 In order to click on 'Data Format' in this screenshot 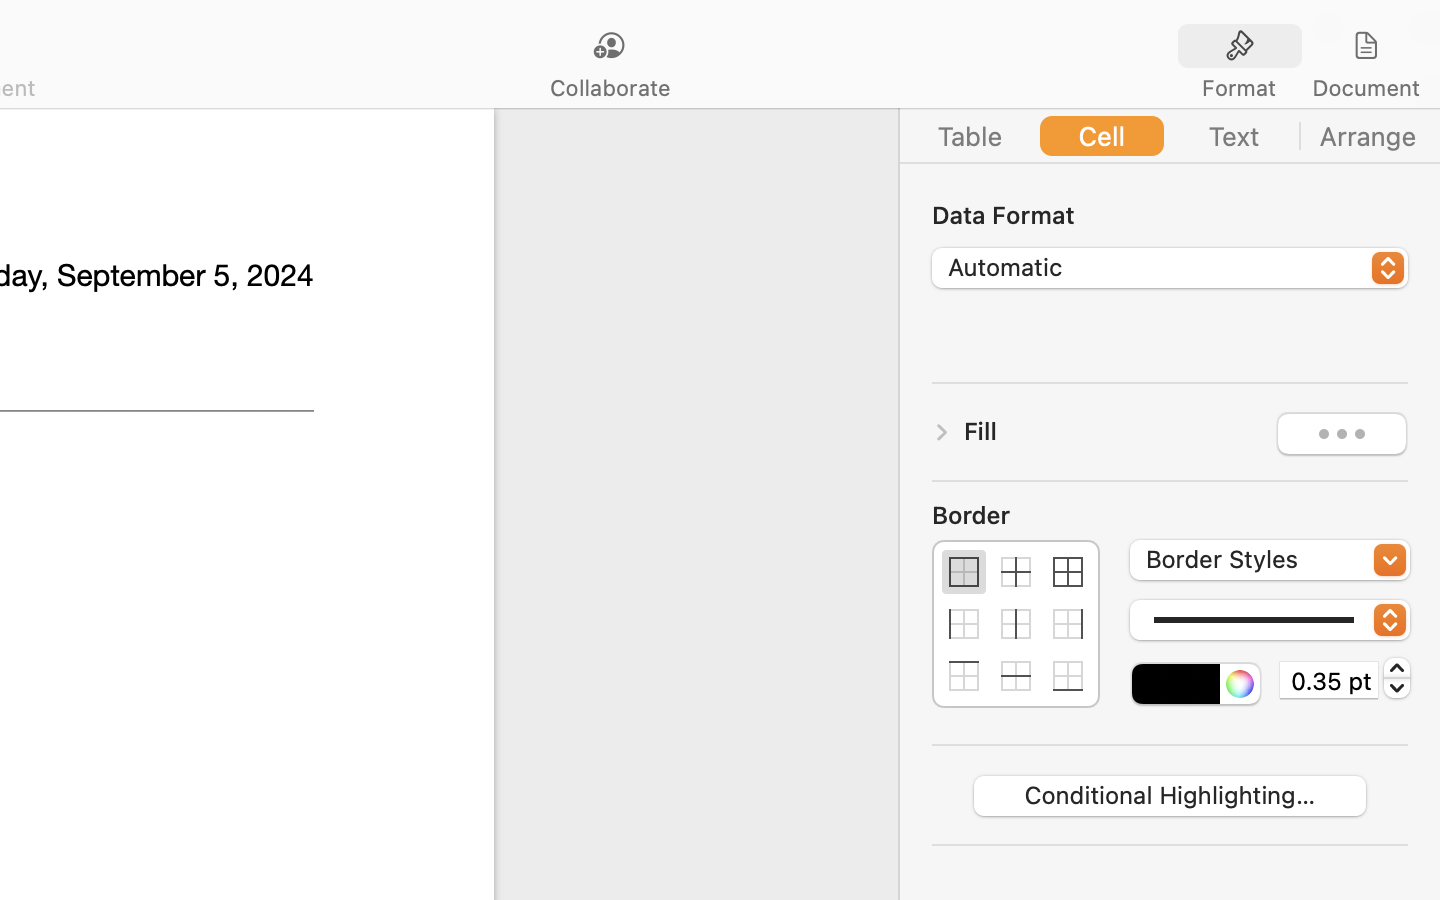, I will do `click(1170, 215)`.